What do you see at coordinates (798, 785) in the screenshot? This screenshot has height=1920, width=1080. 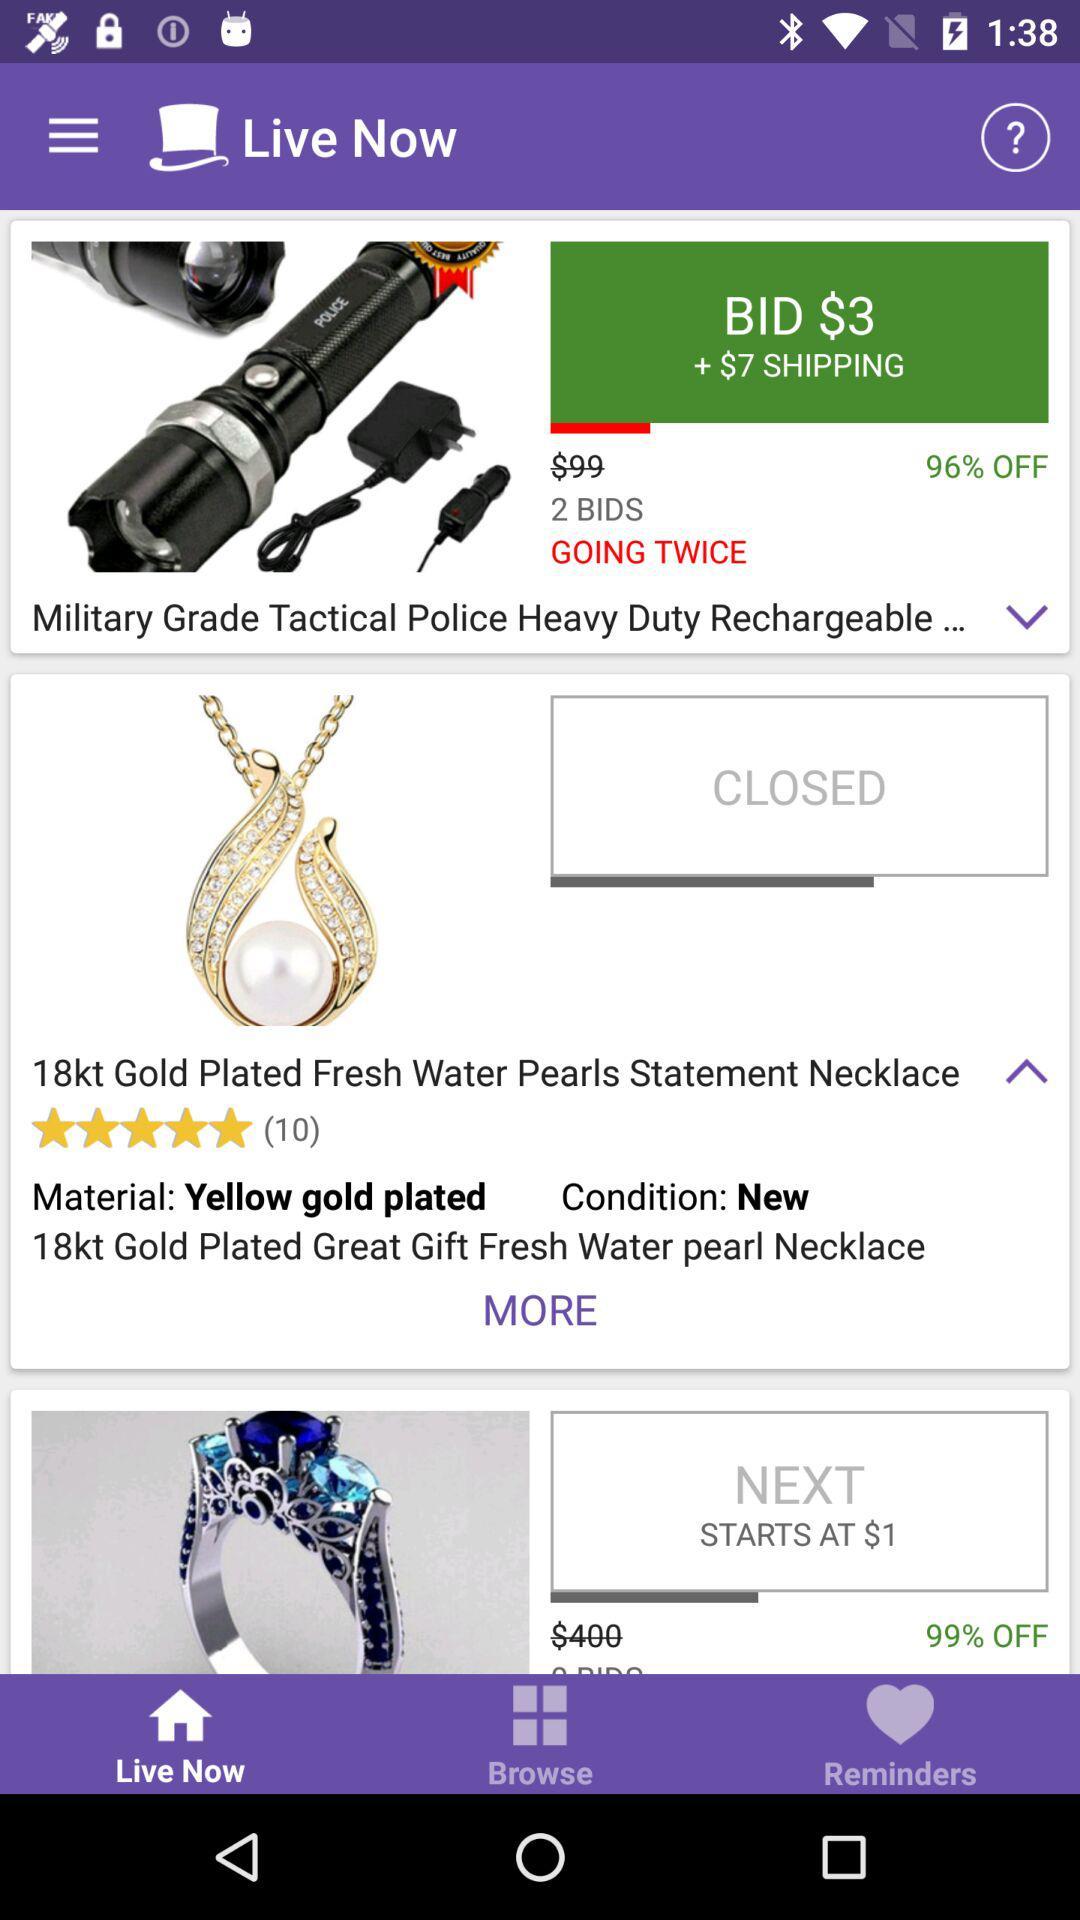 I see `the closed` at bounding box center [798, 785].